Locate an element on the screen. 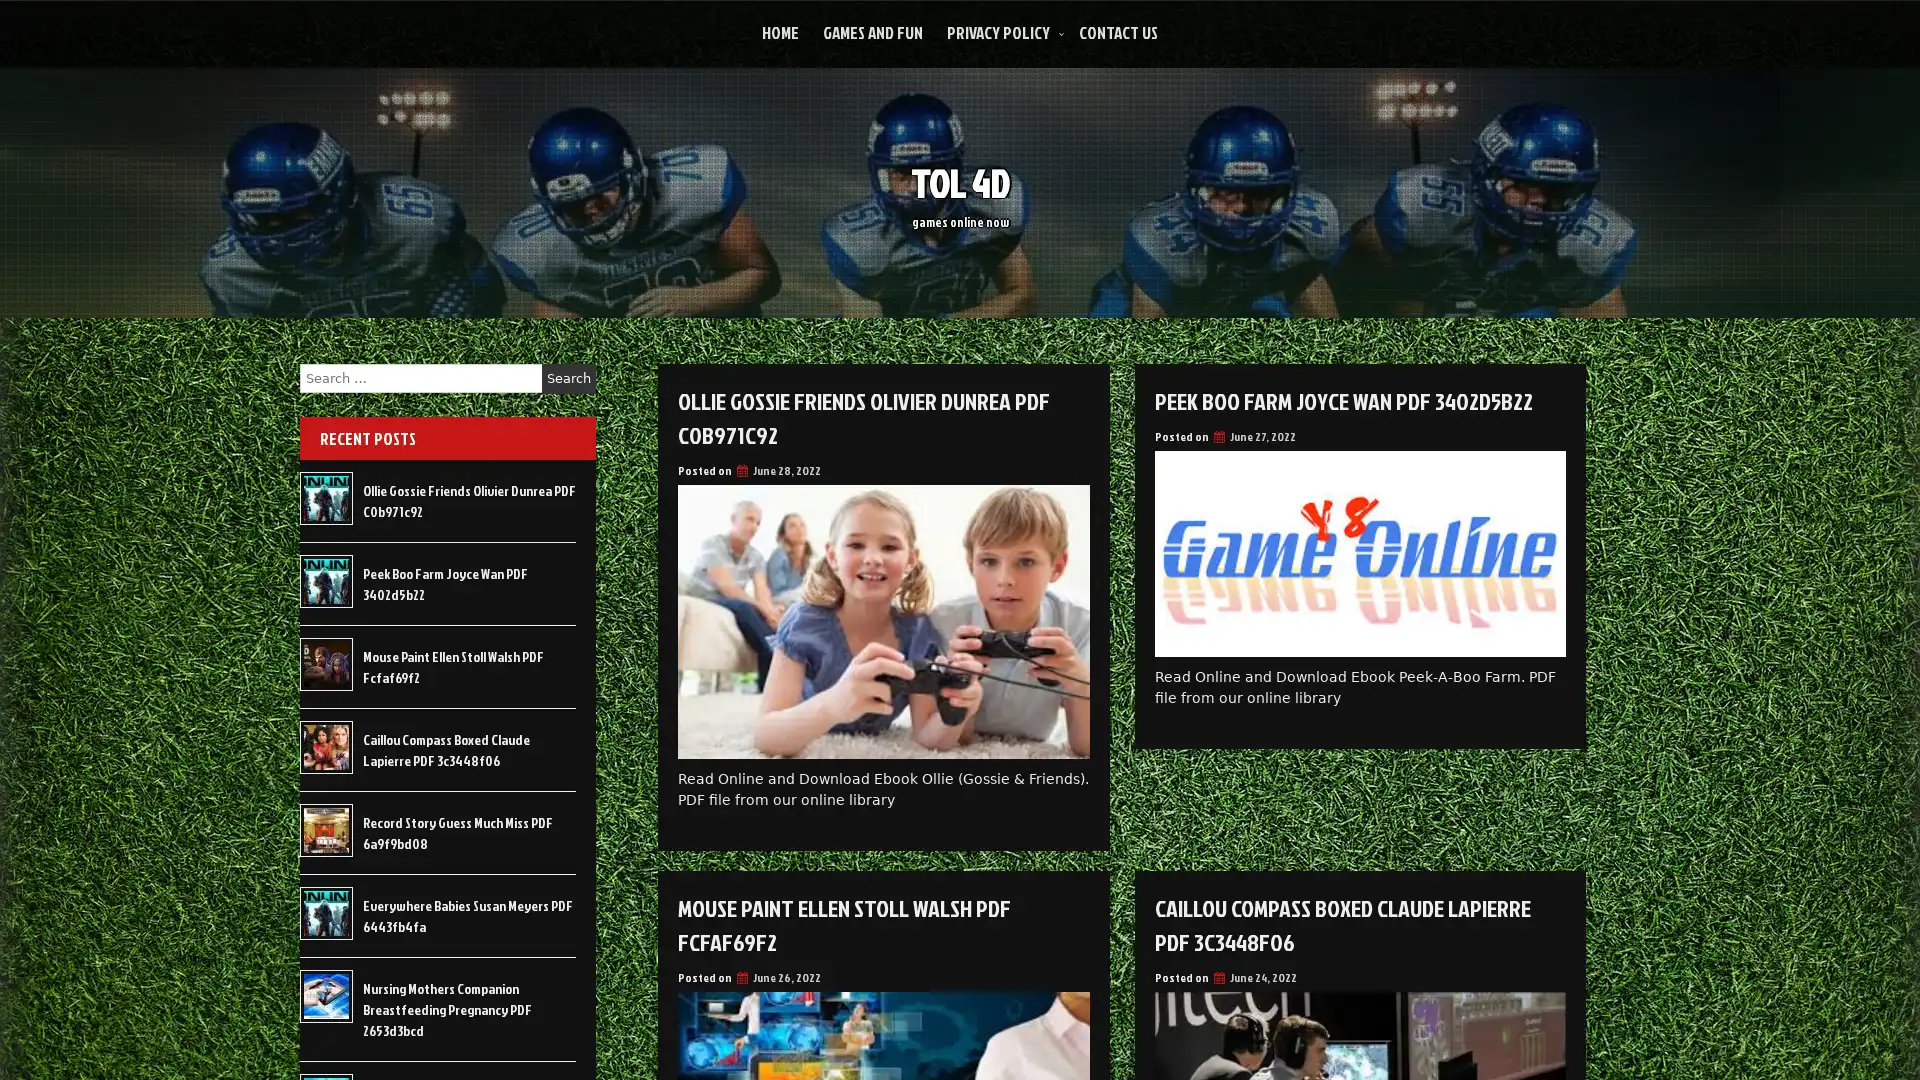 The width and height of the screenshot is (1920, 1080). Search is located at coordinates (568, 378).